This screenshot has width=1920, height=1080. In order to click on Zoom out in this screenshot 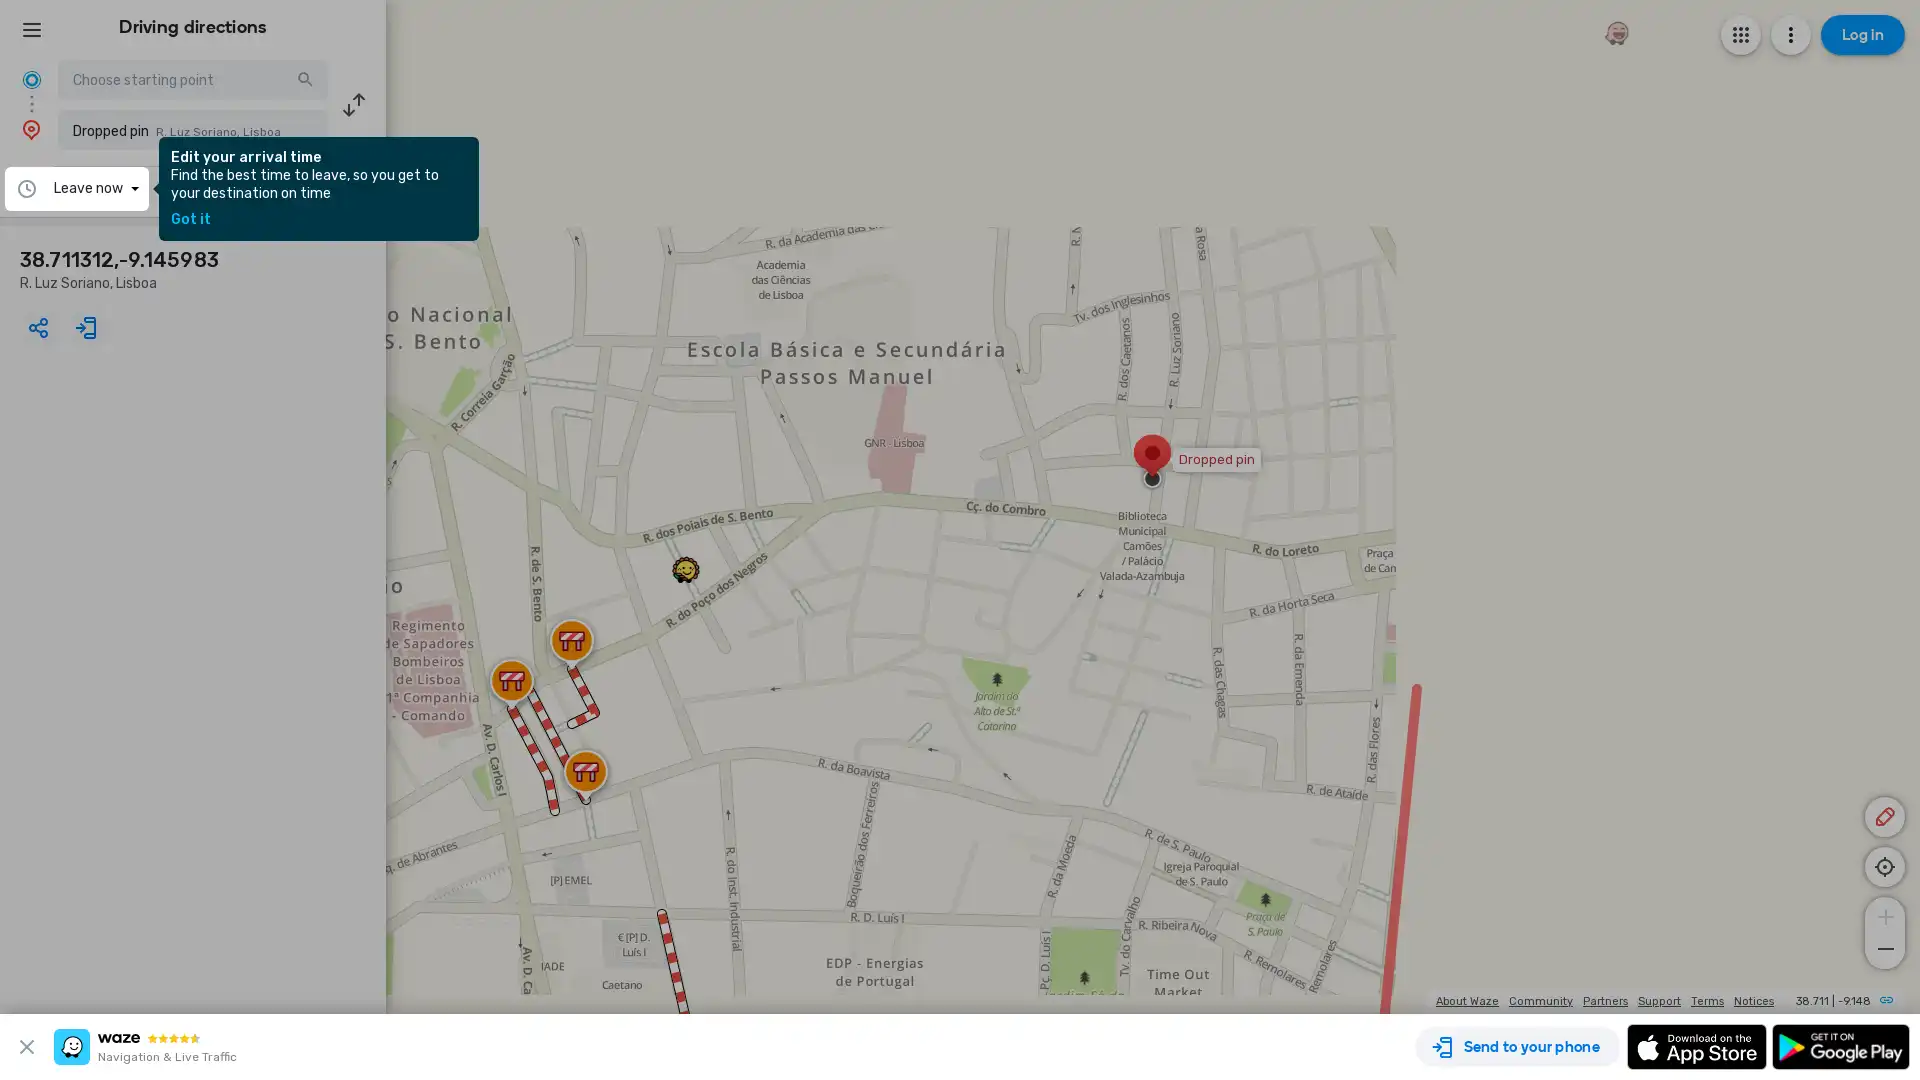, I will do `click(1884, 950)`.